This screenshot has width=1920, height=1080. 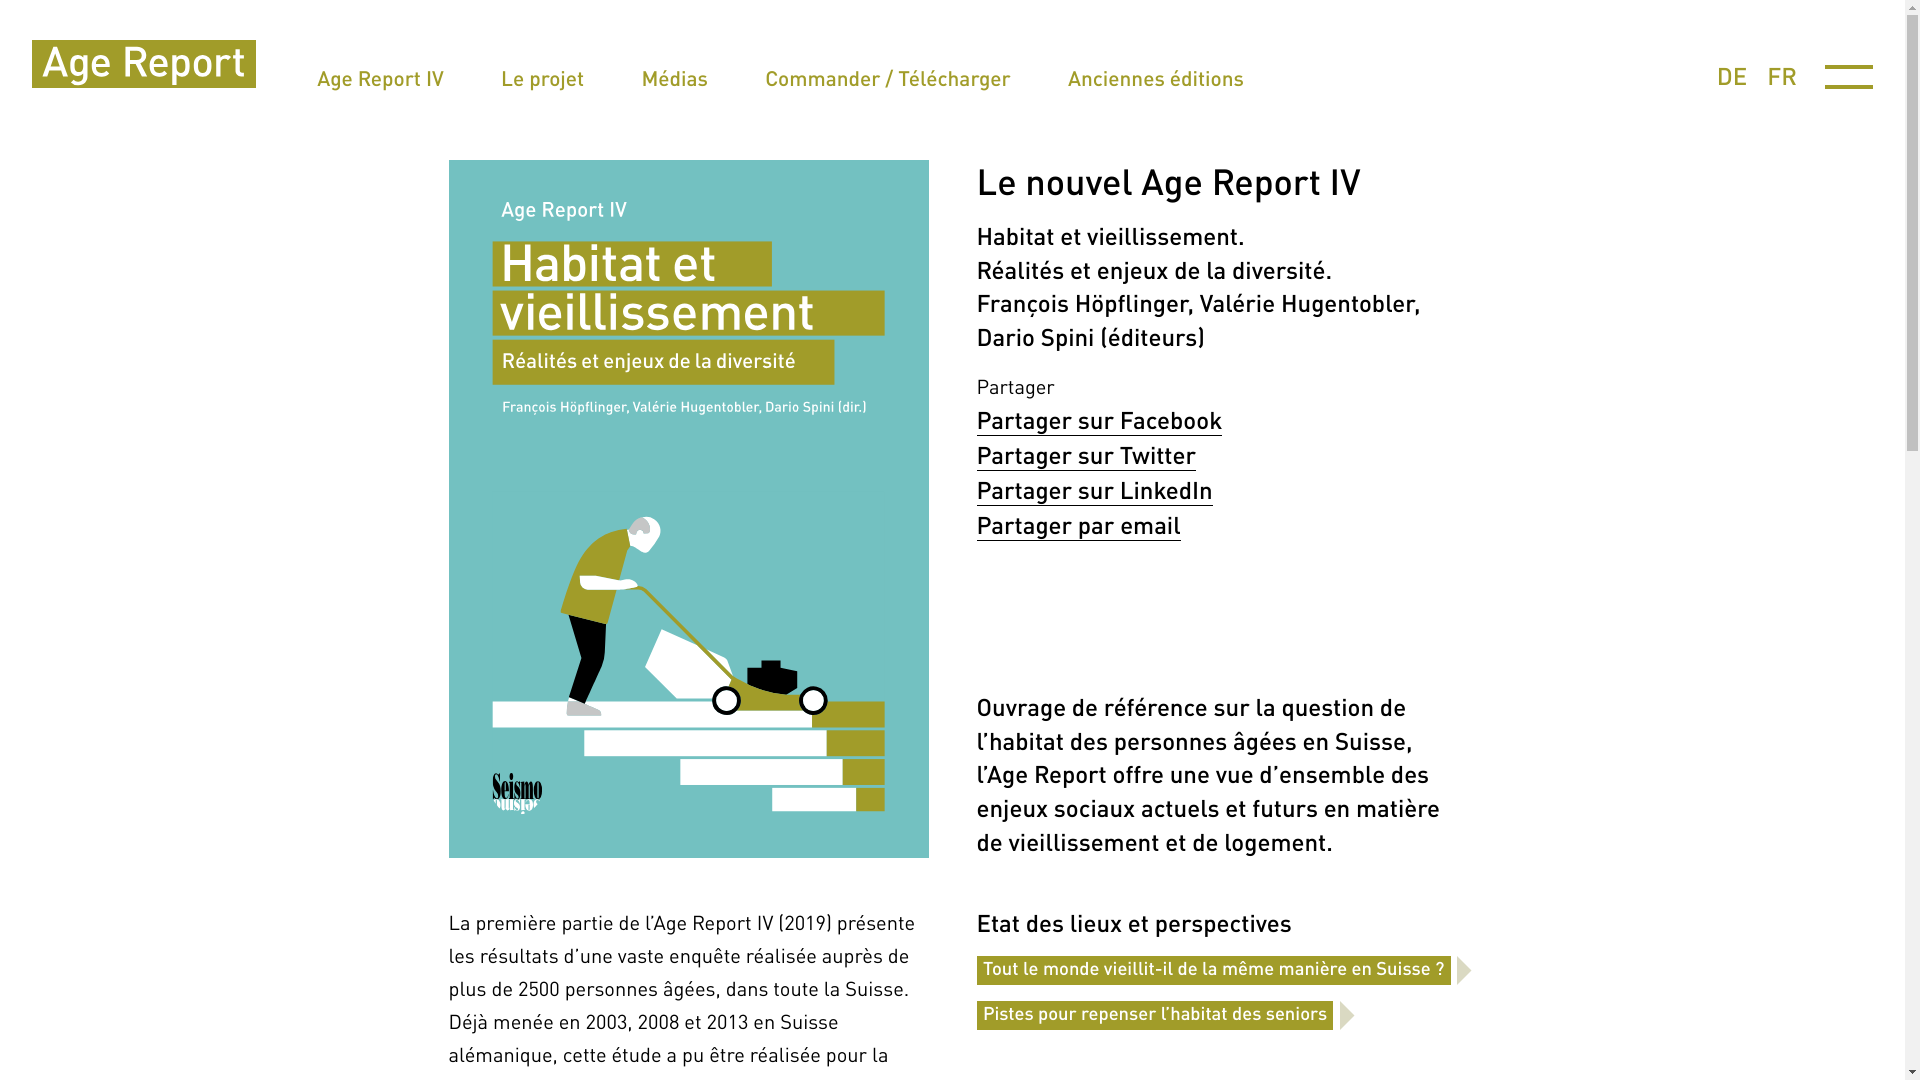 I want to click on ' ', so click(x=143, y=63).